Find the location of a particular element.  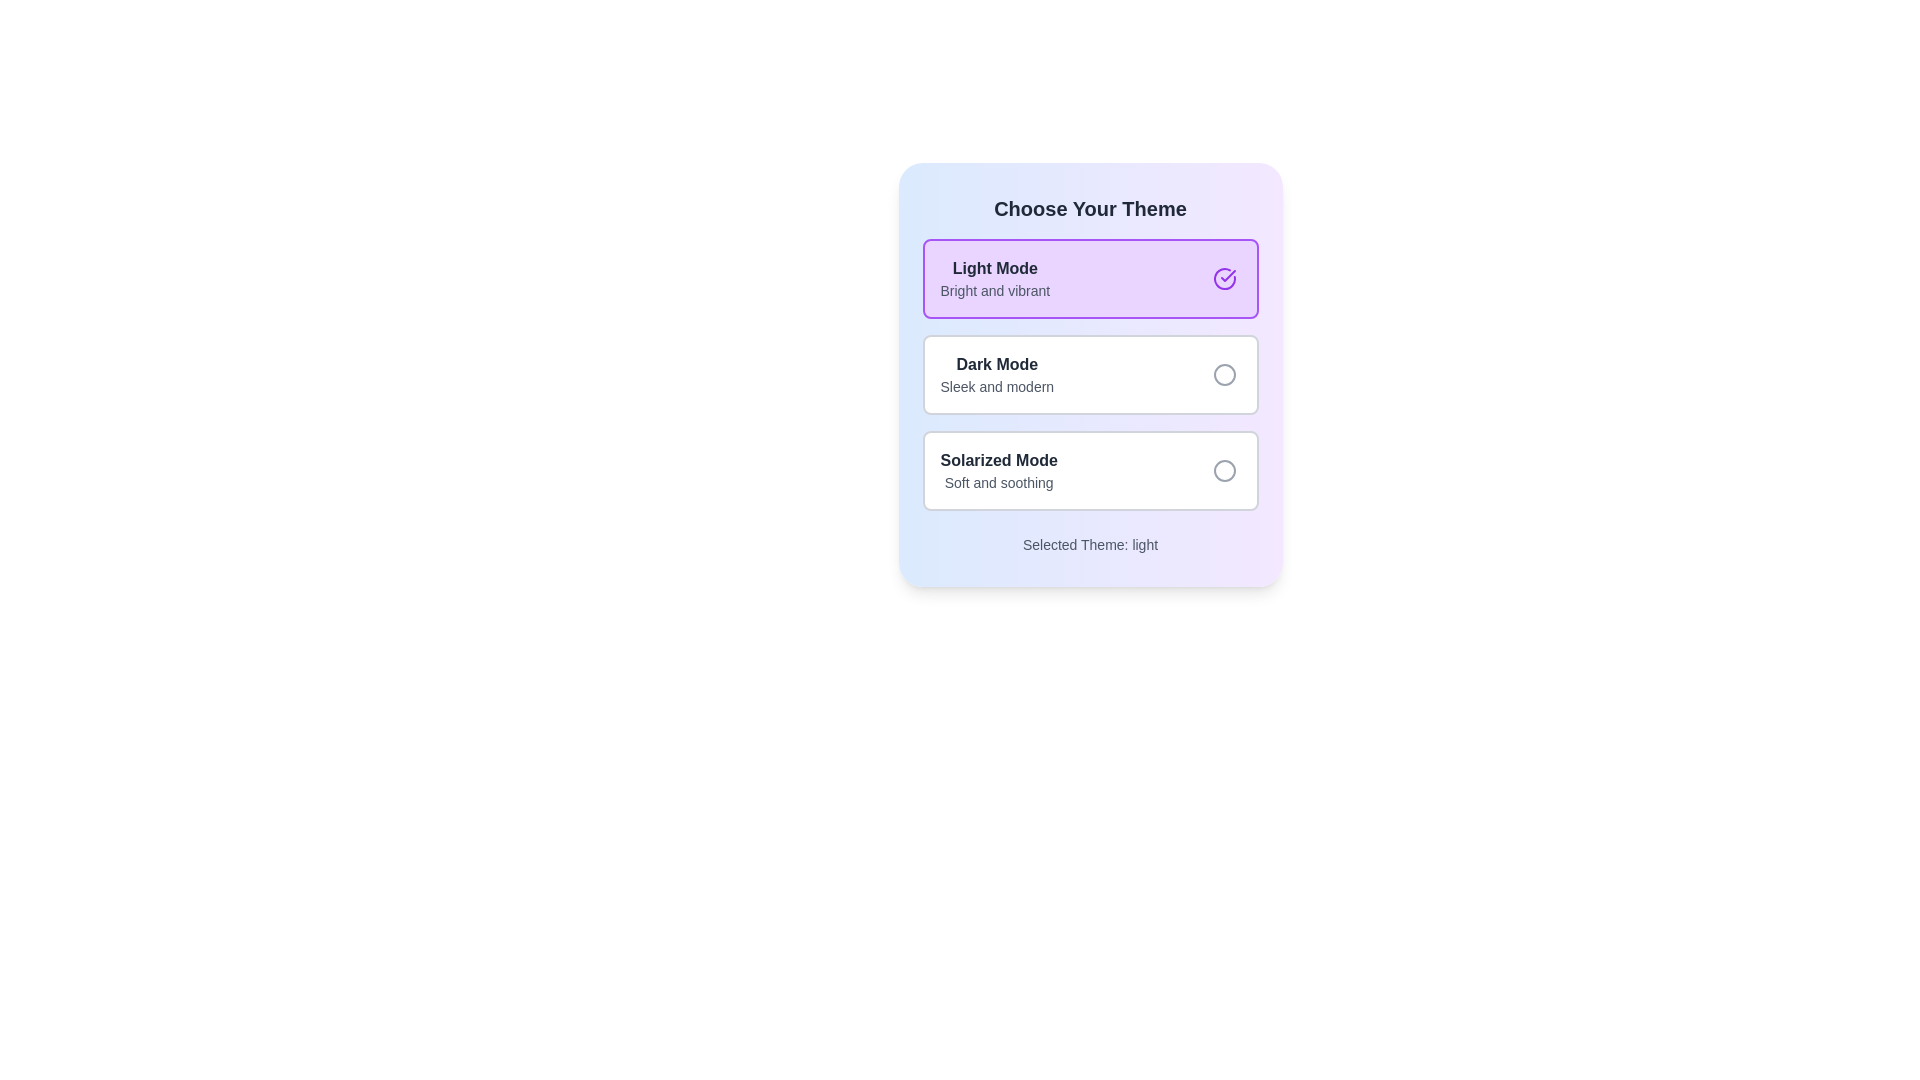

the third option card labeled 'Solarized Mode' in the 'Choose Your Theme' section is located at coordinates (1089, 470).